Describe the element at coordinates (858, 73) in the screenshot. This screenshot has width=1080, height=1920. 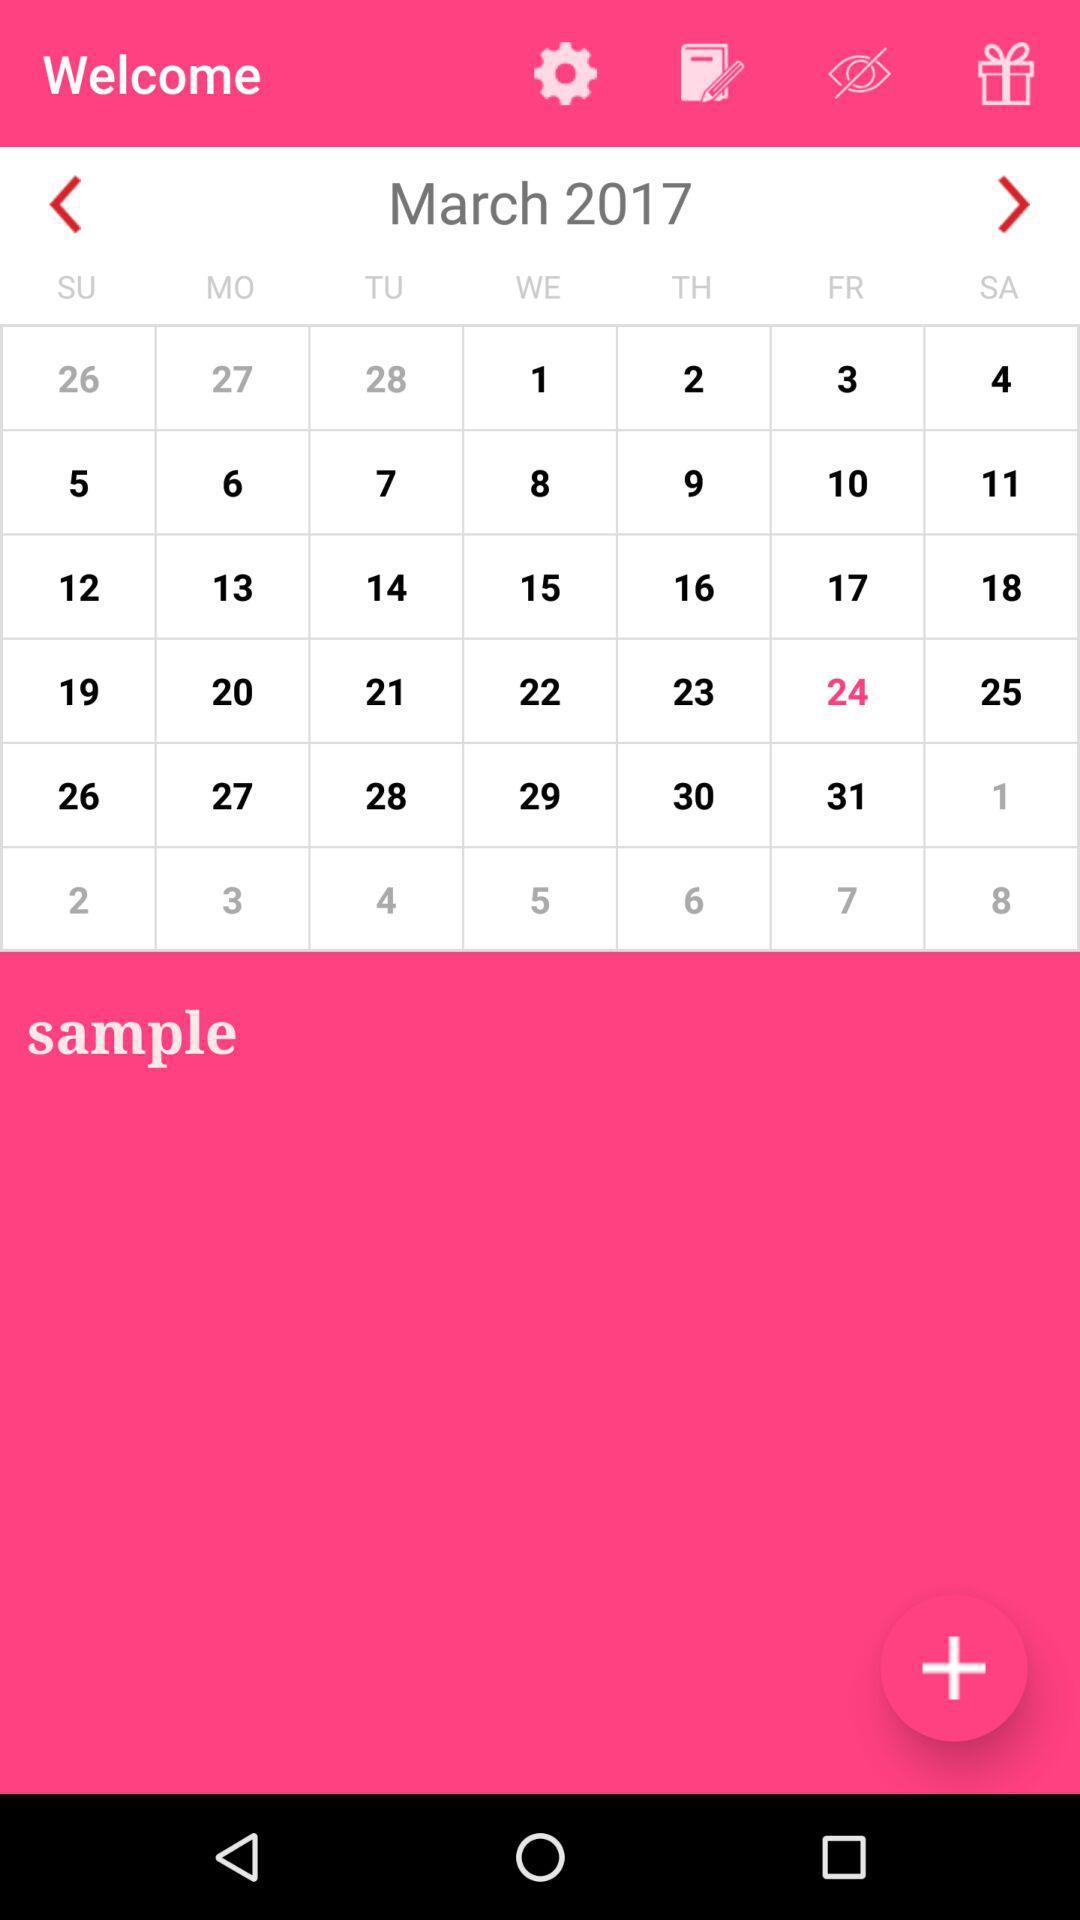
I see `change information visibility` at that location.